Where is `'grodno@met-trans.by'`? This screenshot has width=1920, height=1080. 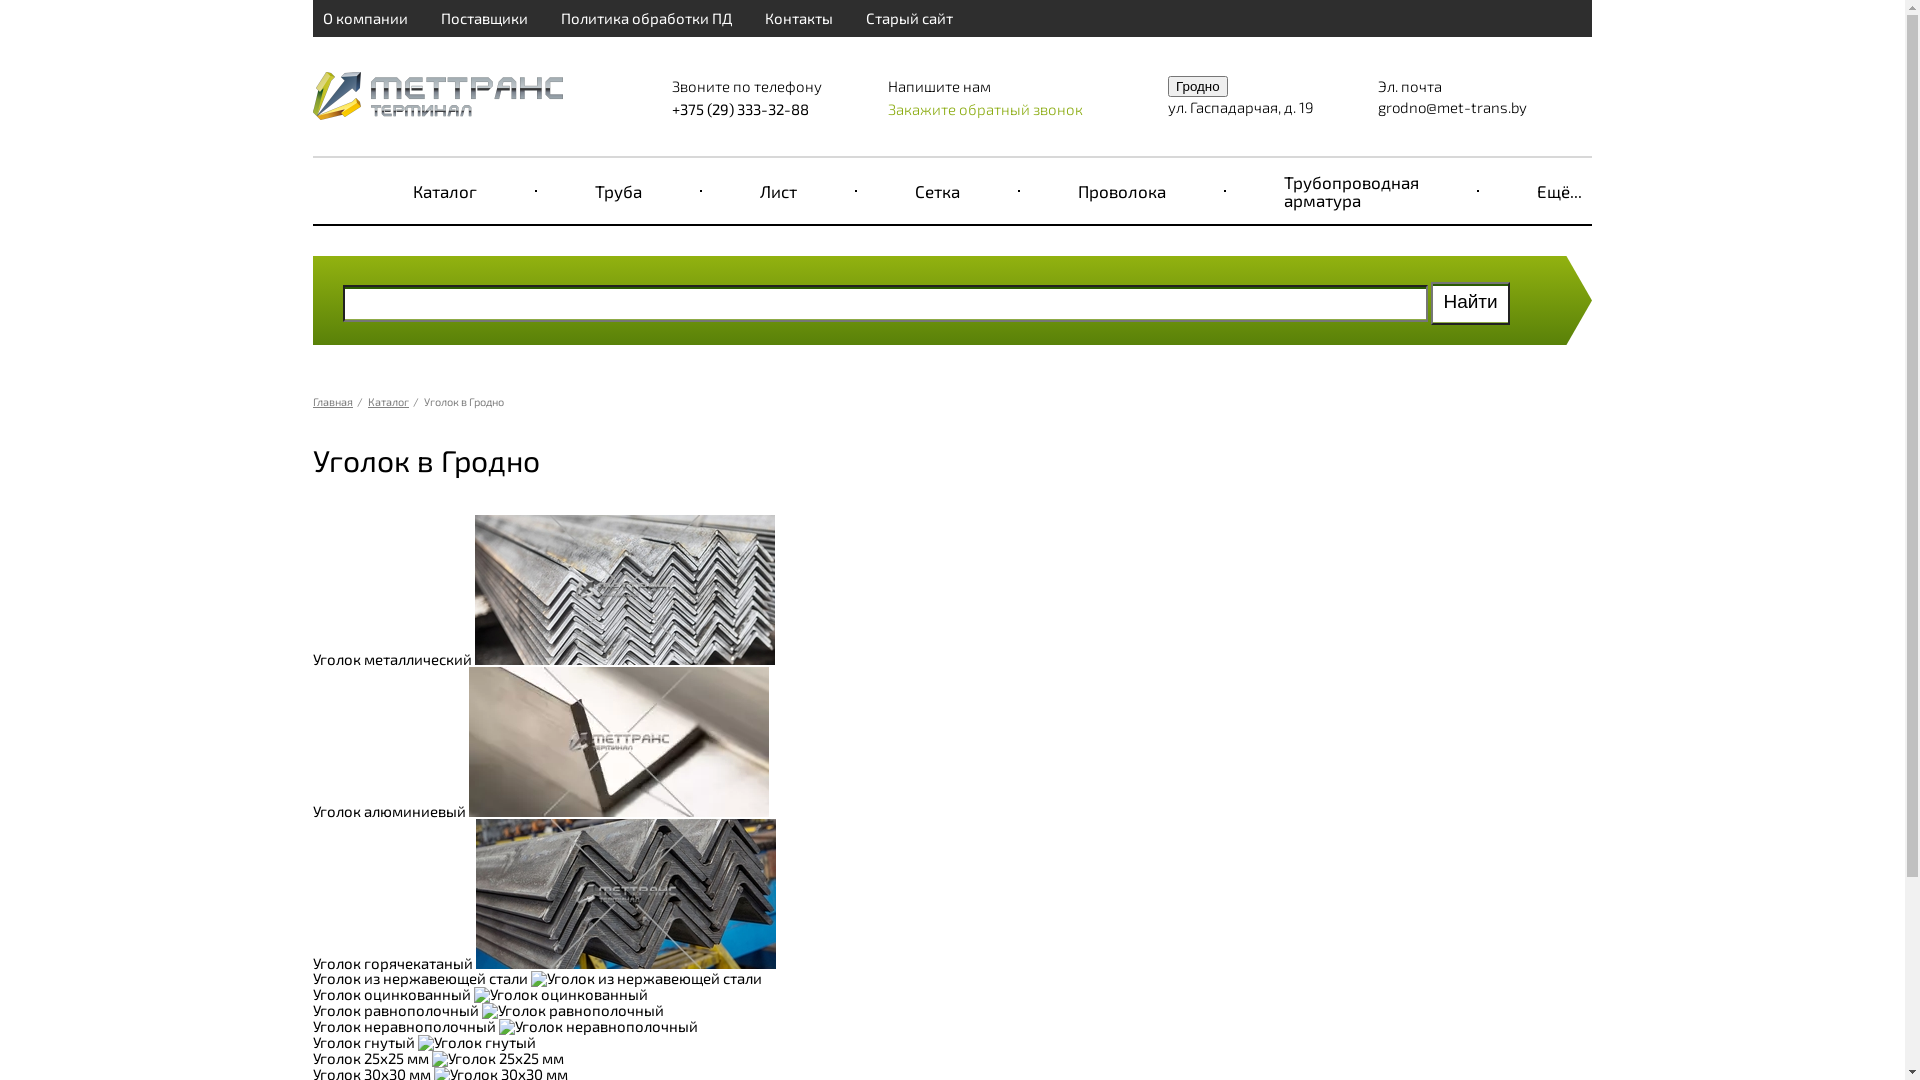
'grodno@met-trans.by' is located at coordinates (1452, 106).